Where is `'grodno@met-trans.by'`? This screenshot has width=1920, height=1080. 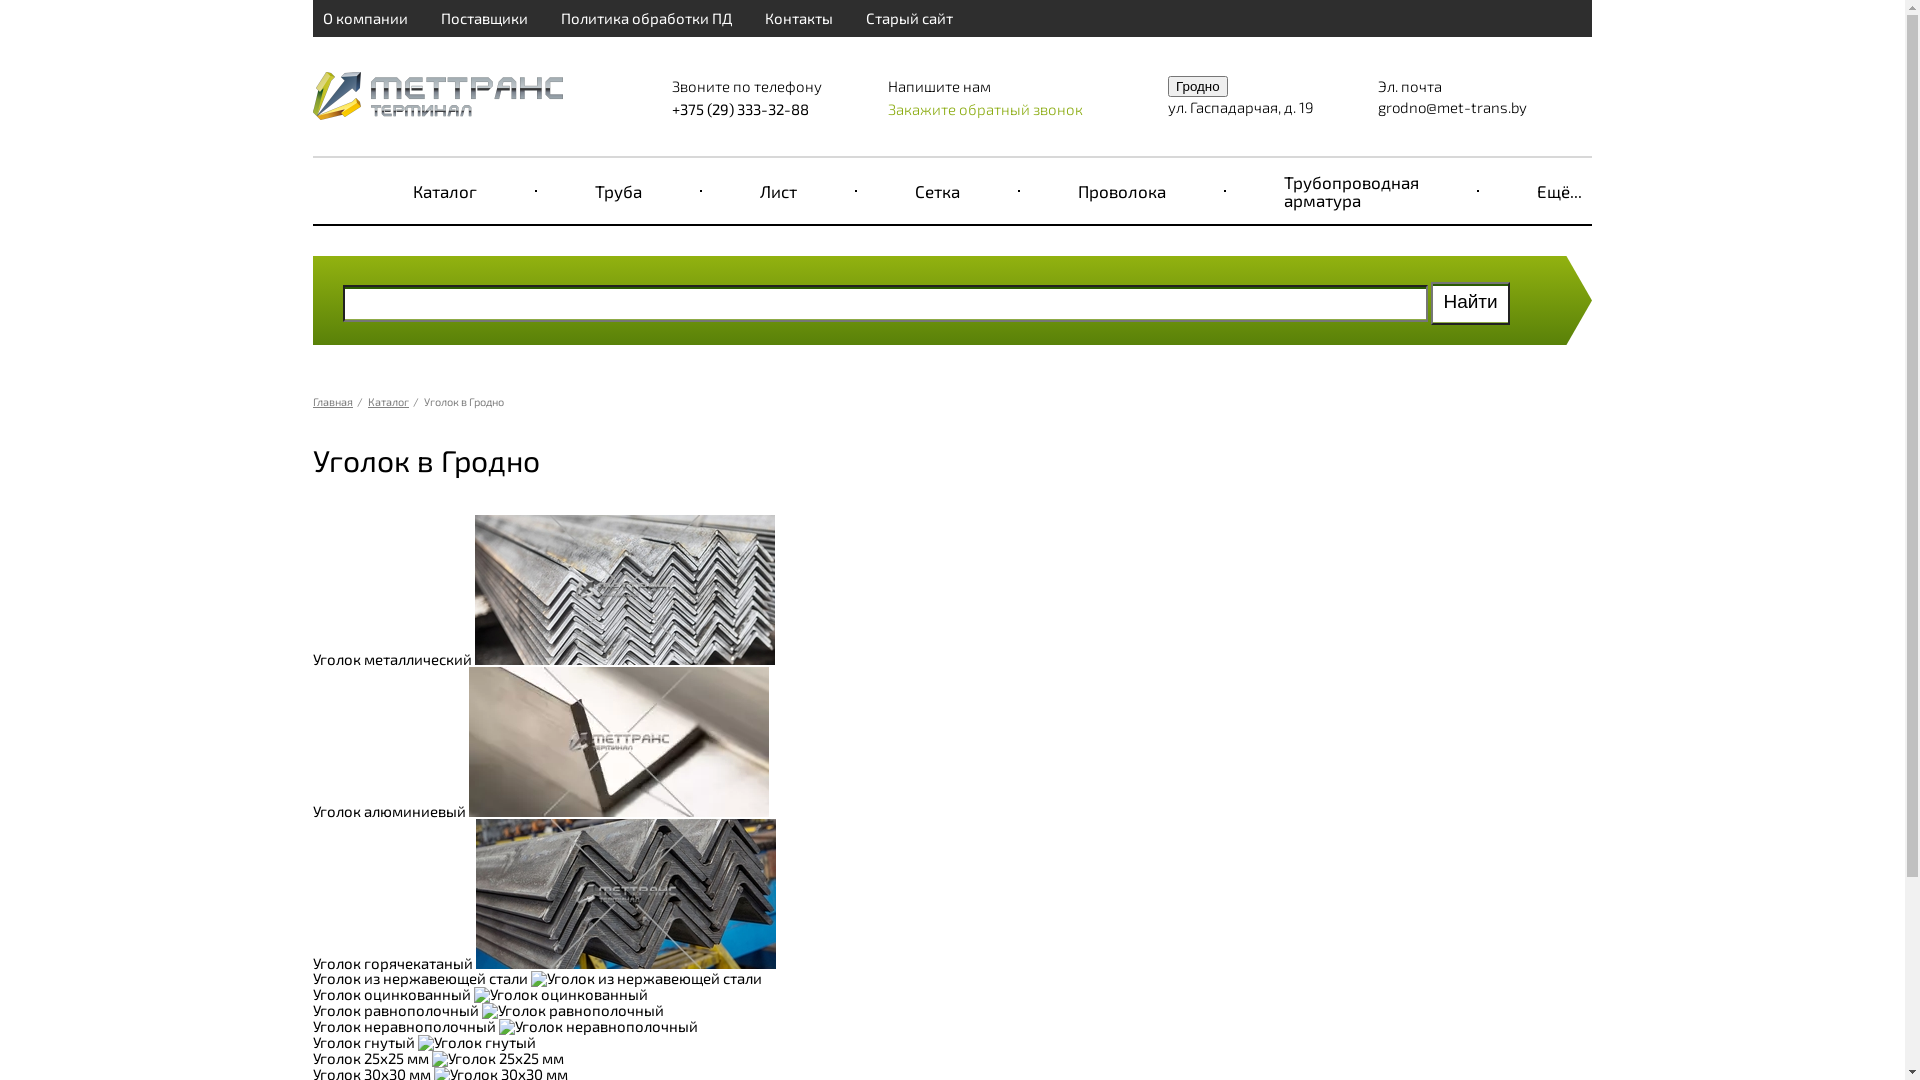
'grodno@met-trans.by' is located at coordinates (1452, 106).